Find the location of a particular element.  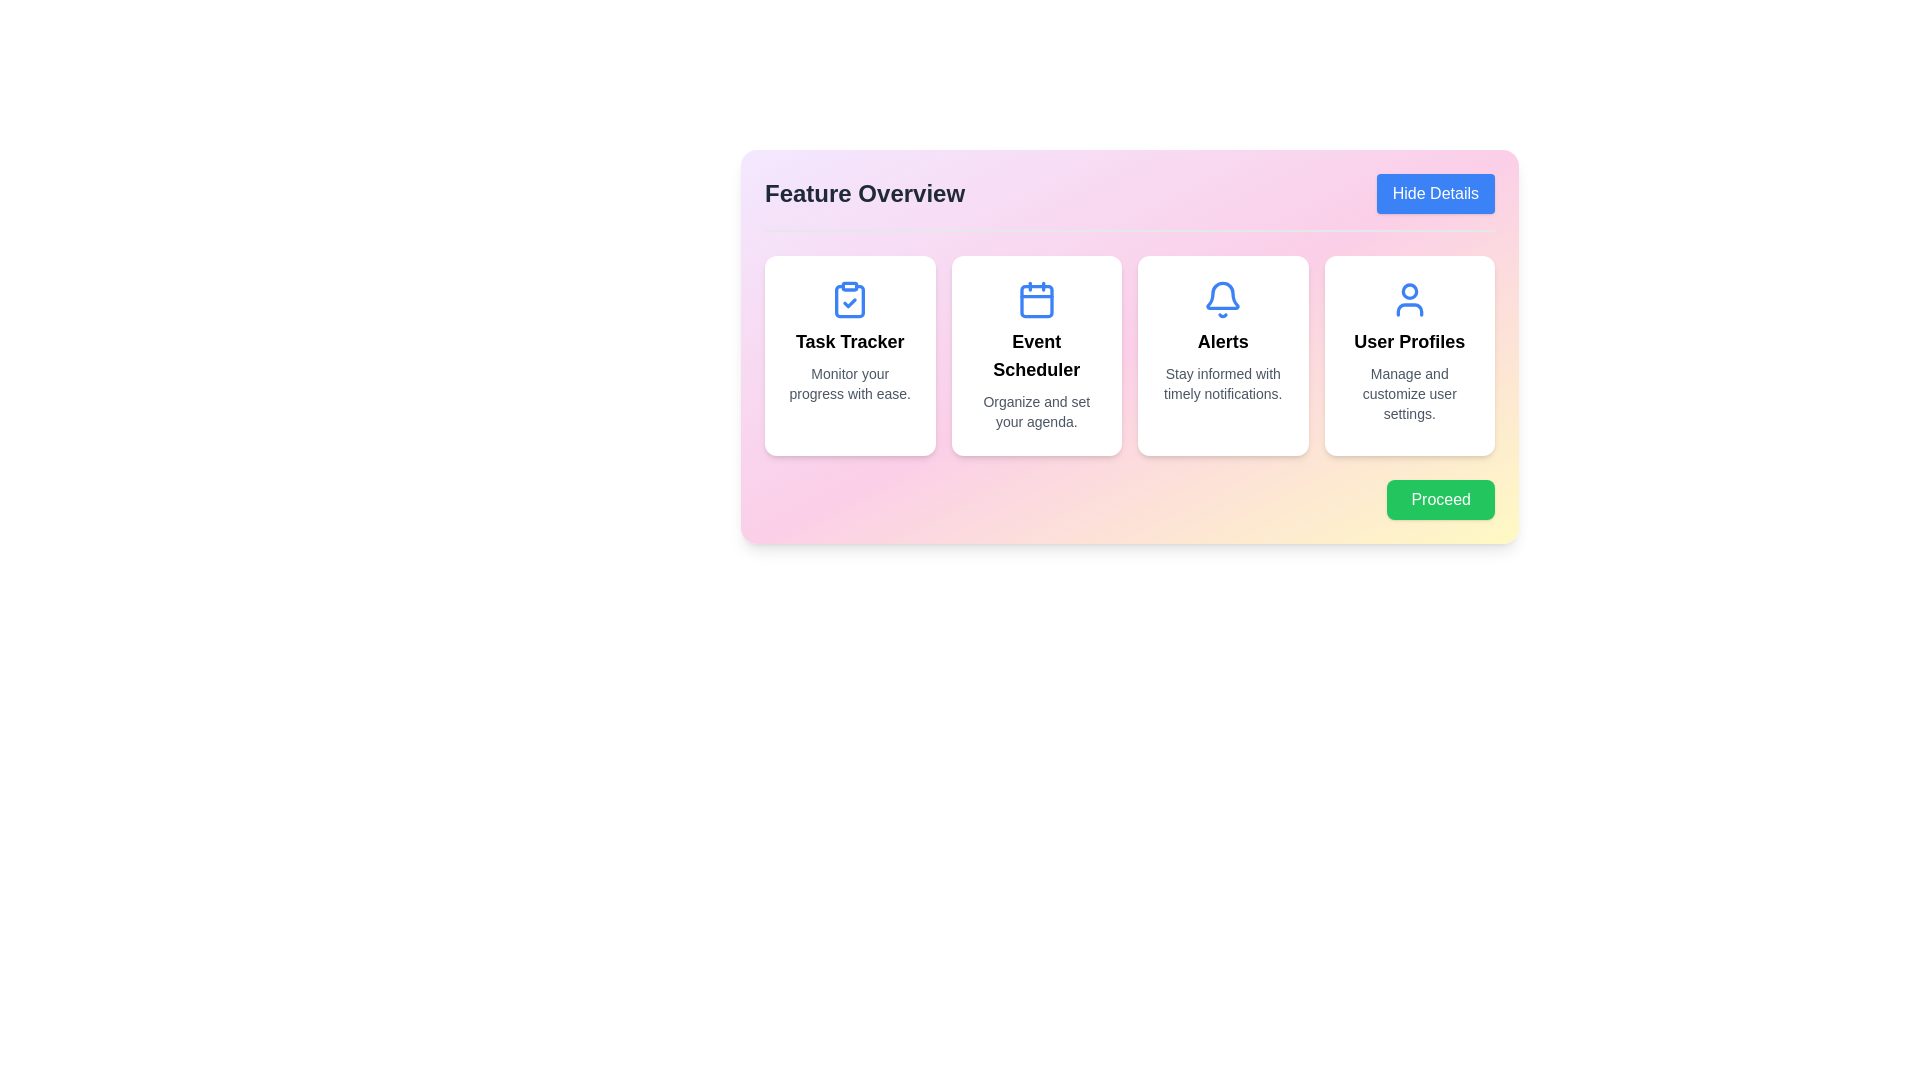

the 'Alerts' text label, which is bold and large, located centrally within the third card beneath a blue bell icon is located at coordinates (1222, 341).